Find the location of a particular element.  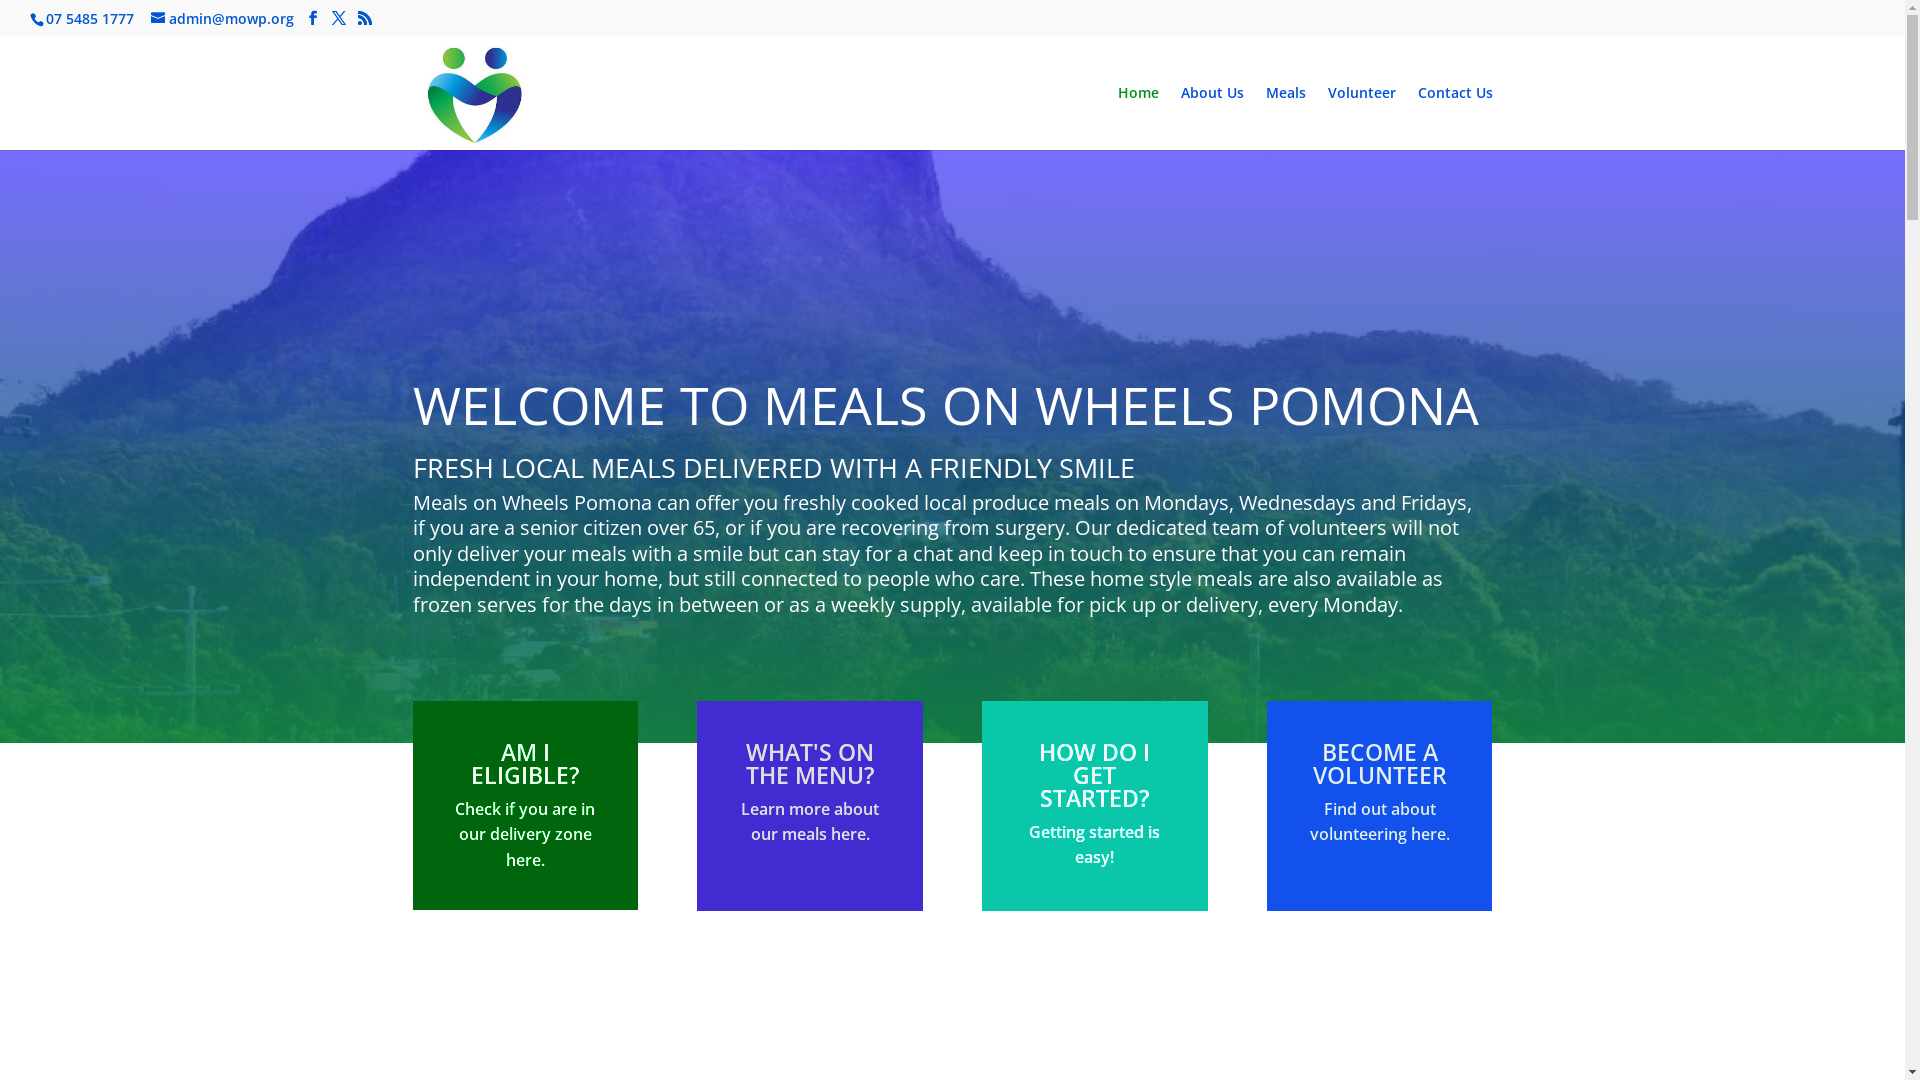

'About Us' is located at coordinates (1210, 118).